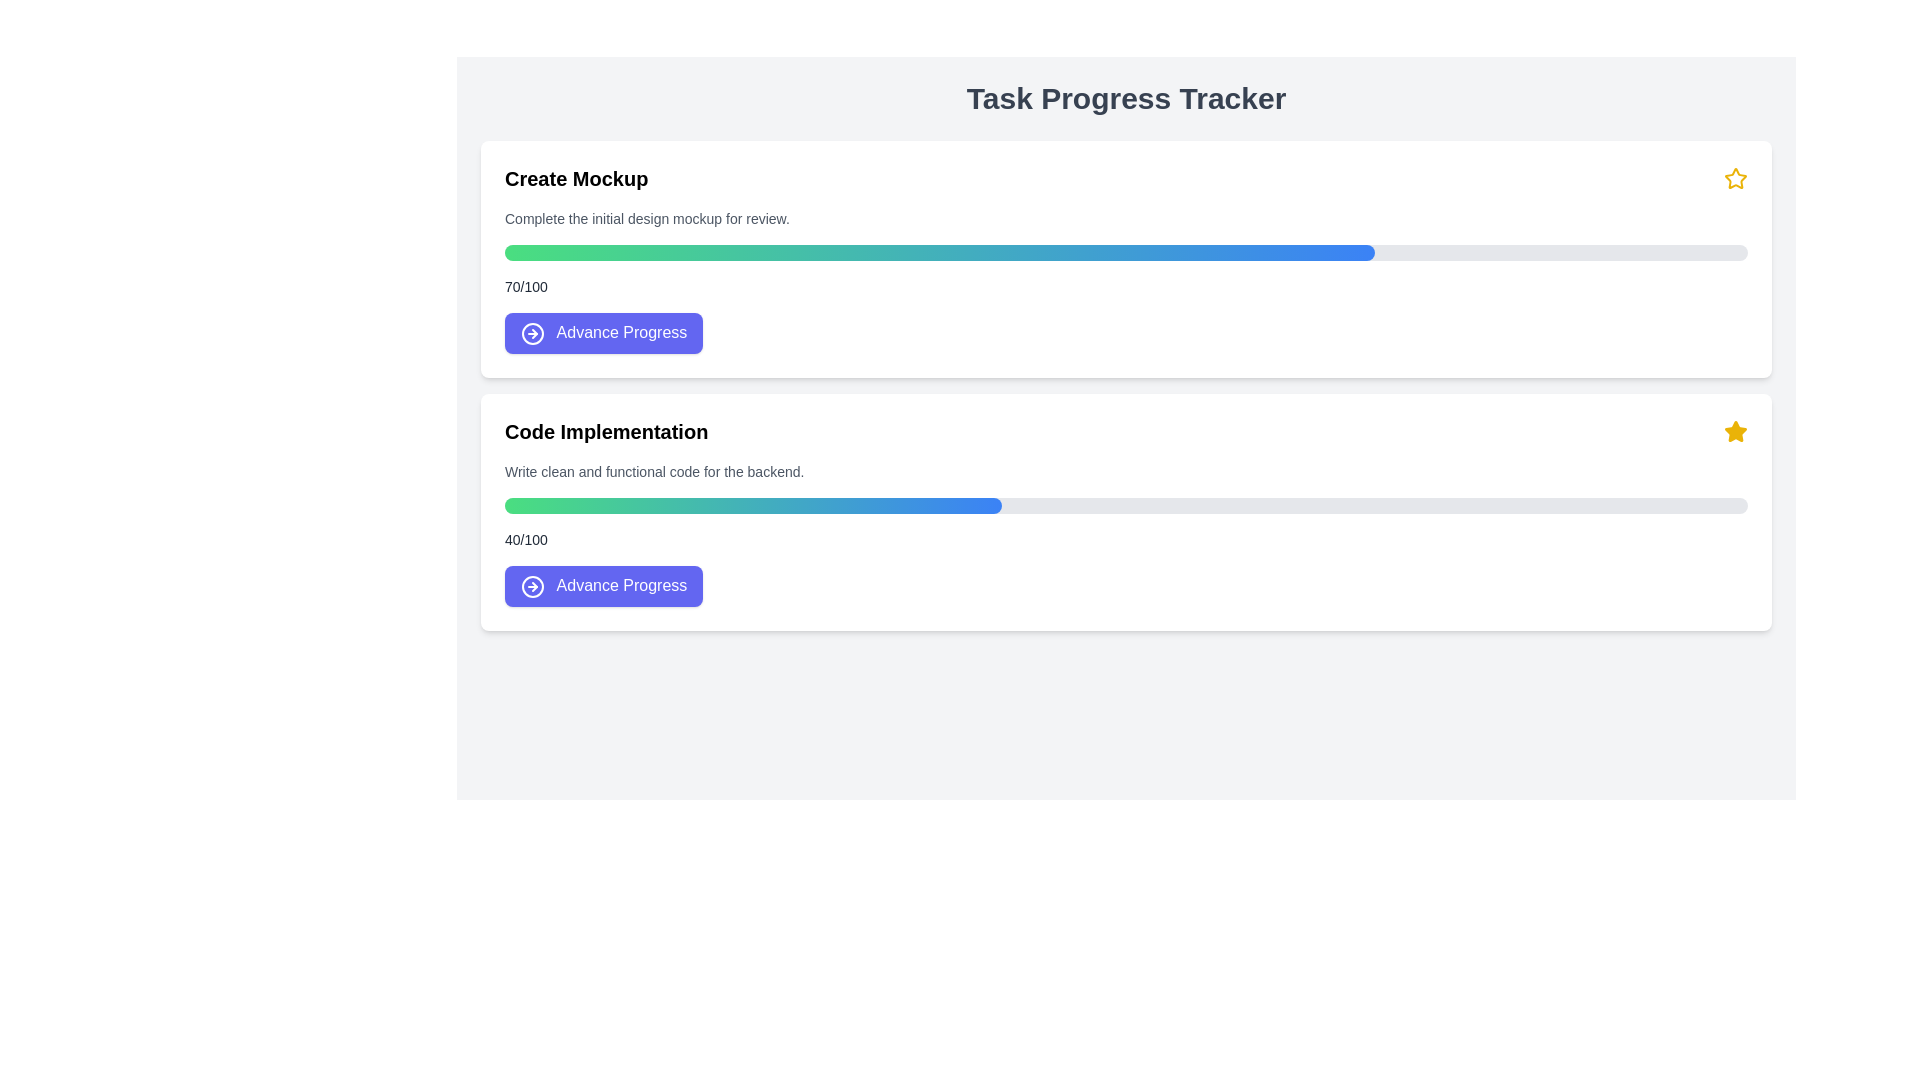 The width and height of the screenshot is (1920, 1080). Describe the element at coordinates (654, 471) in the screenshot. I see `the text element that provides a detailed description of the task under the heading 'Code Implementation', located beneath the title and above the progress bar` at that location.